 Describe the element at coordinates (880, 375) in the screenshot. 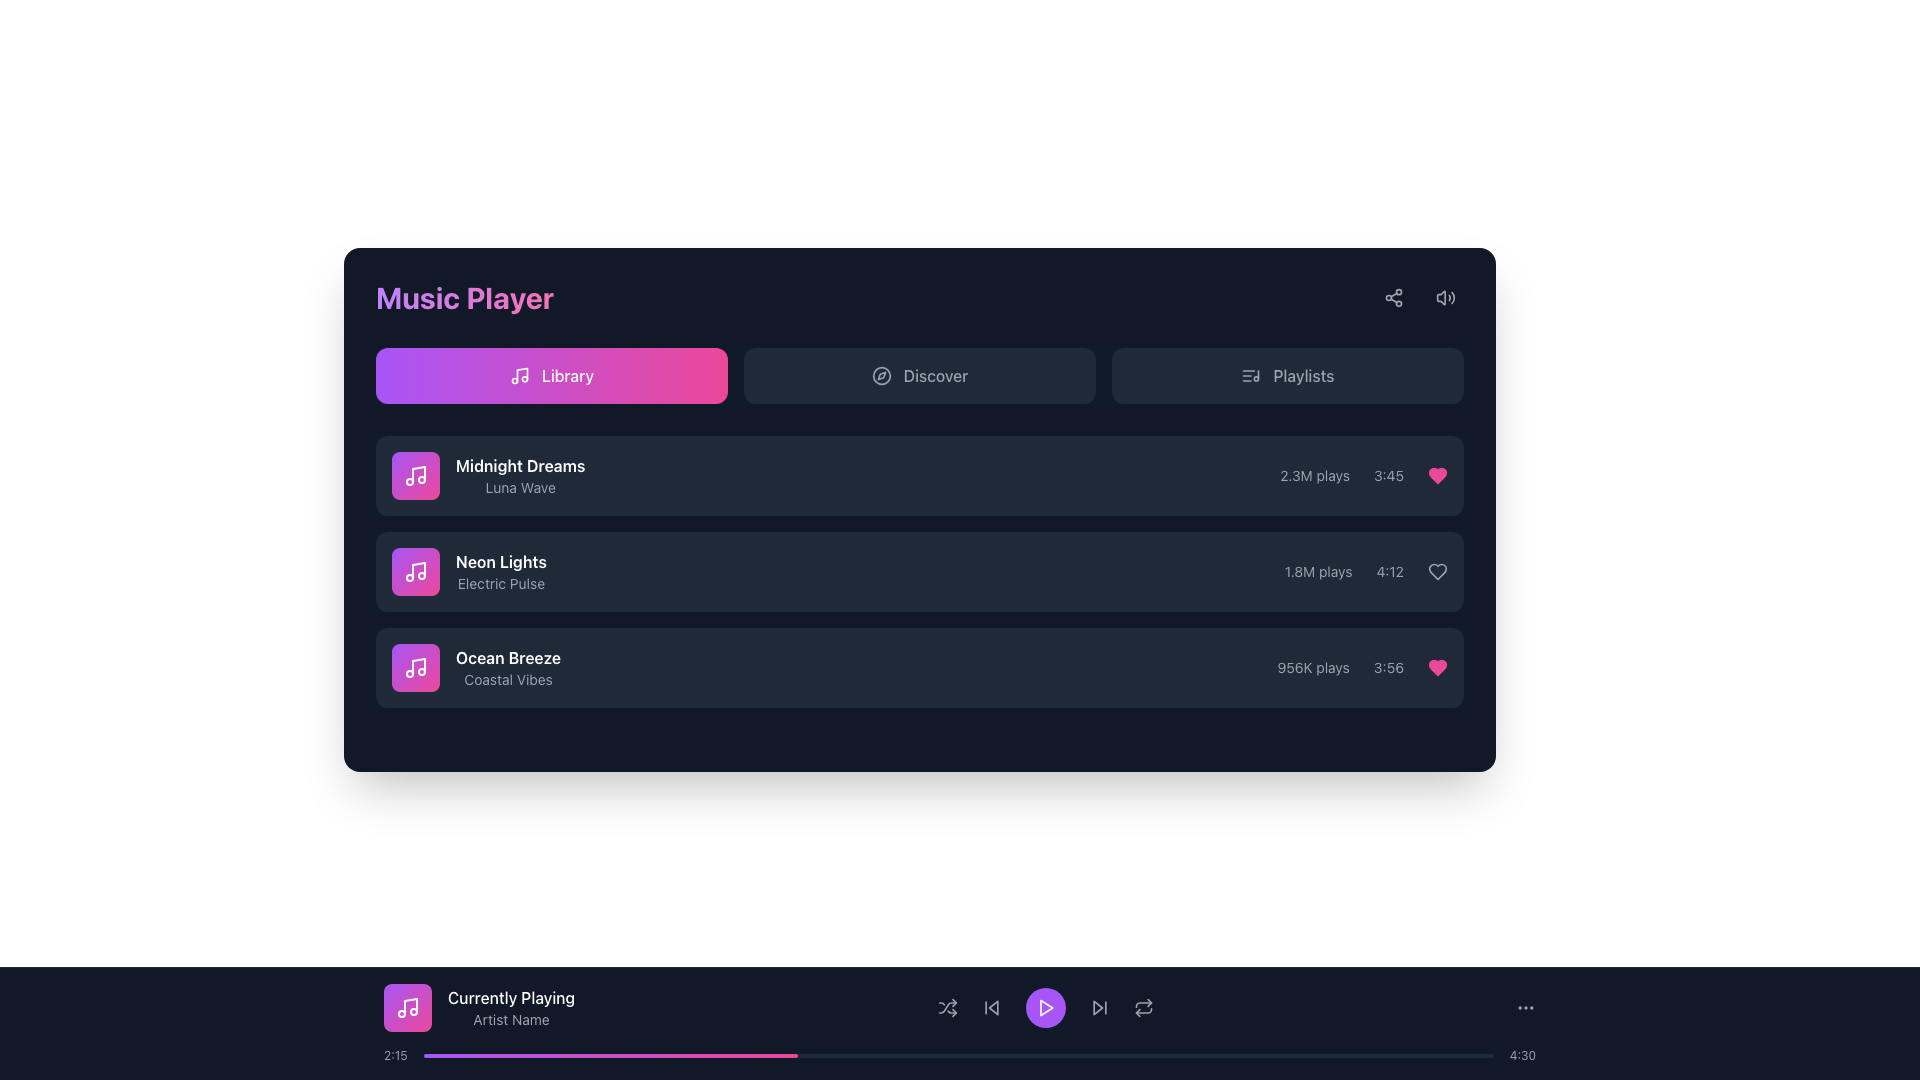

I see `the 'Discover' button located to the right of the circular compass icon, which has a minimalist design and is gray in color` at that location.